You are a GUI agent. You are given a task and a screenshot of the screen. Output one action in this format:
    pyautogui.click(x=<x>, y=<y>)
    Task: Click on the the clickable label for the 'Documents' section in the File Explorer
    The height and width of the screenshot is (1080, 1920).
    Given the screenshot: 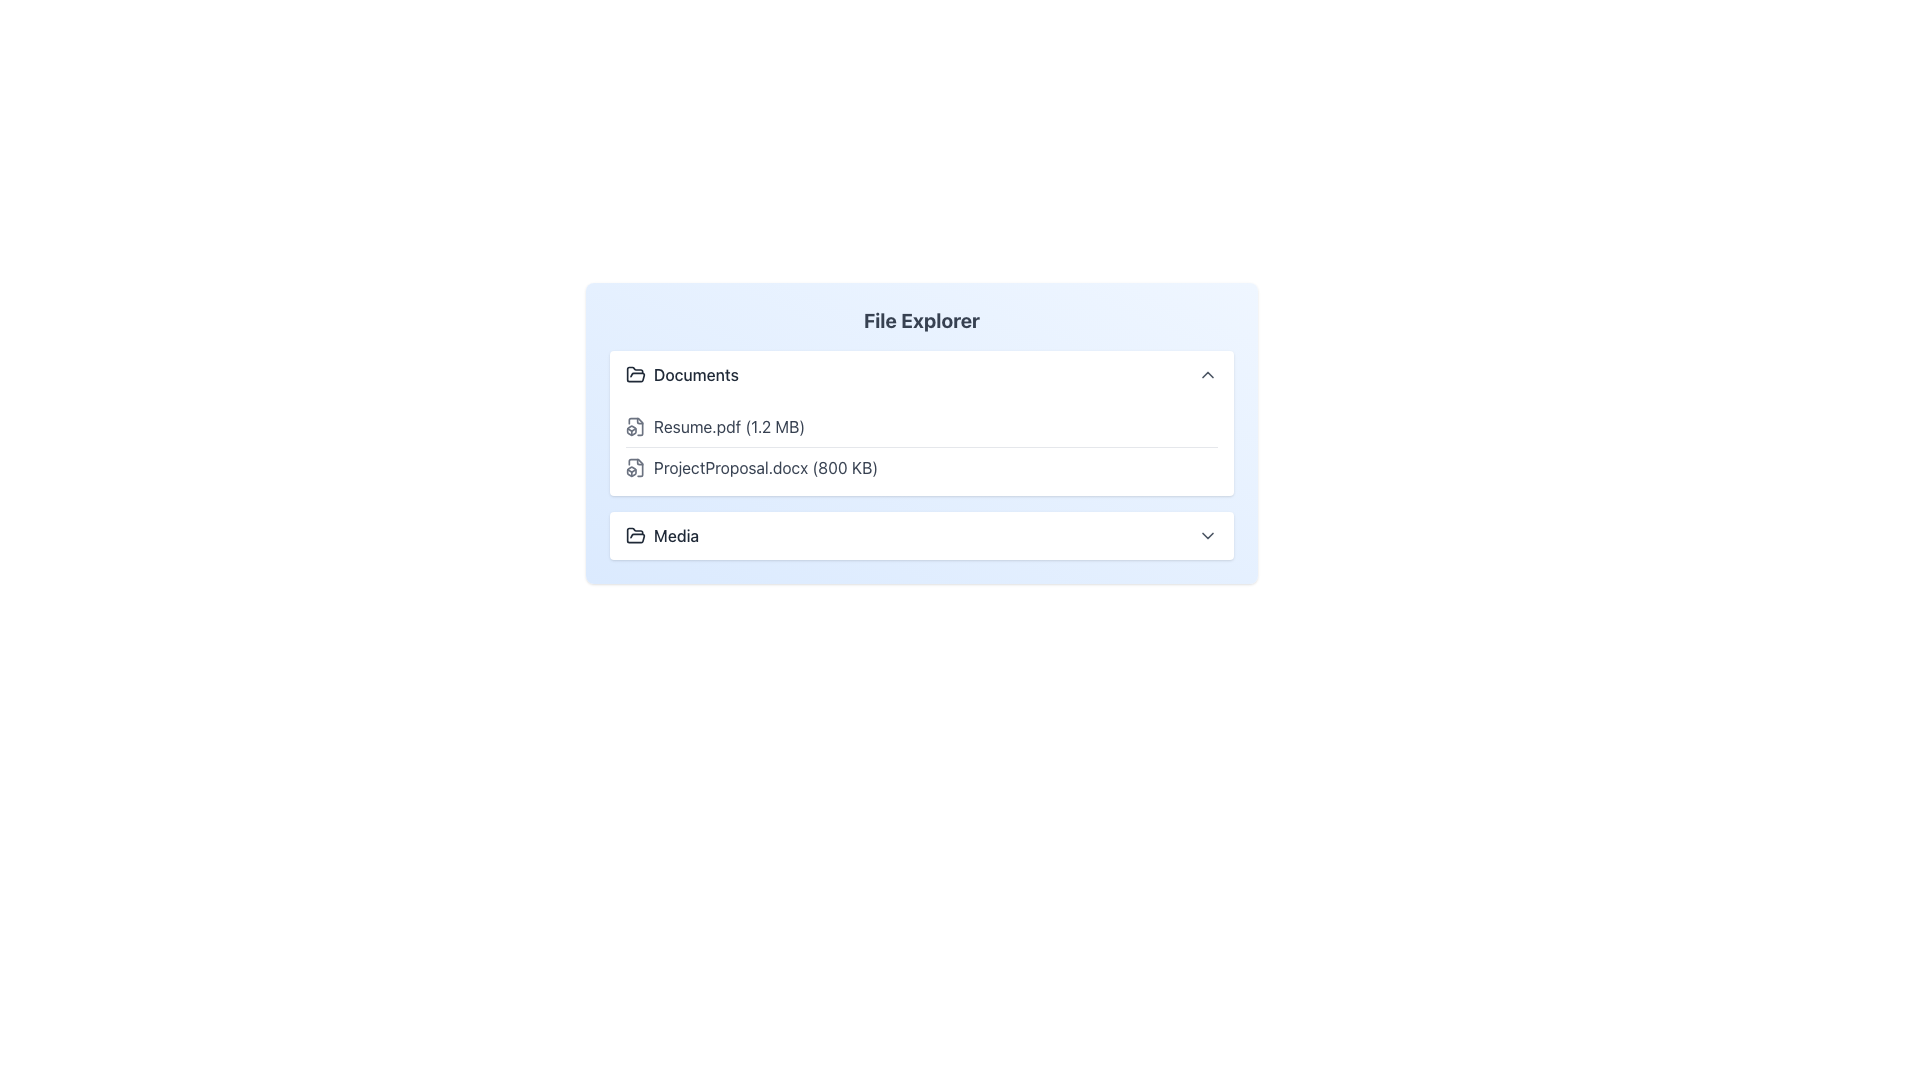 What is the action you would take?
    pyautogui.click(x=682, y=374)
    